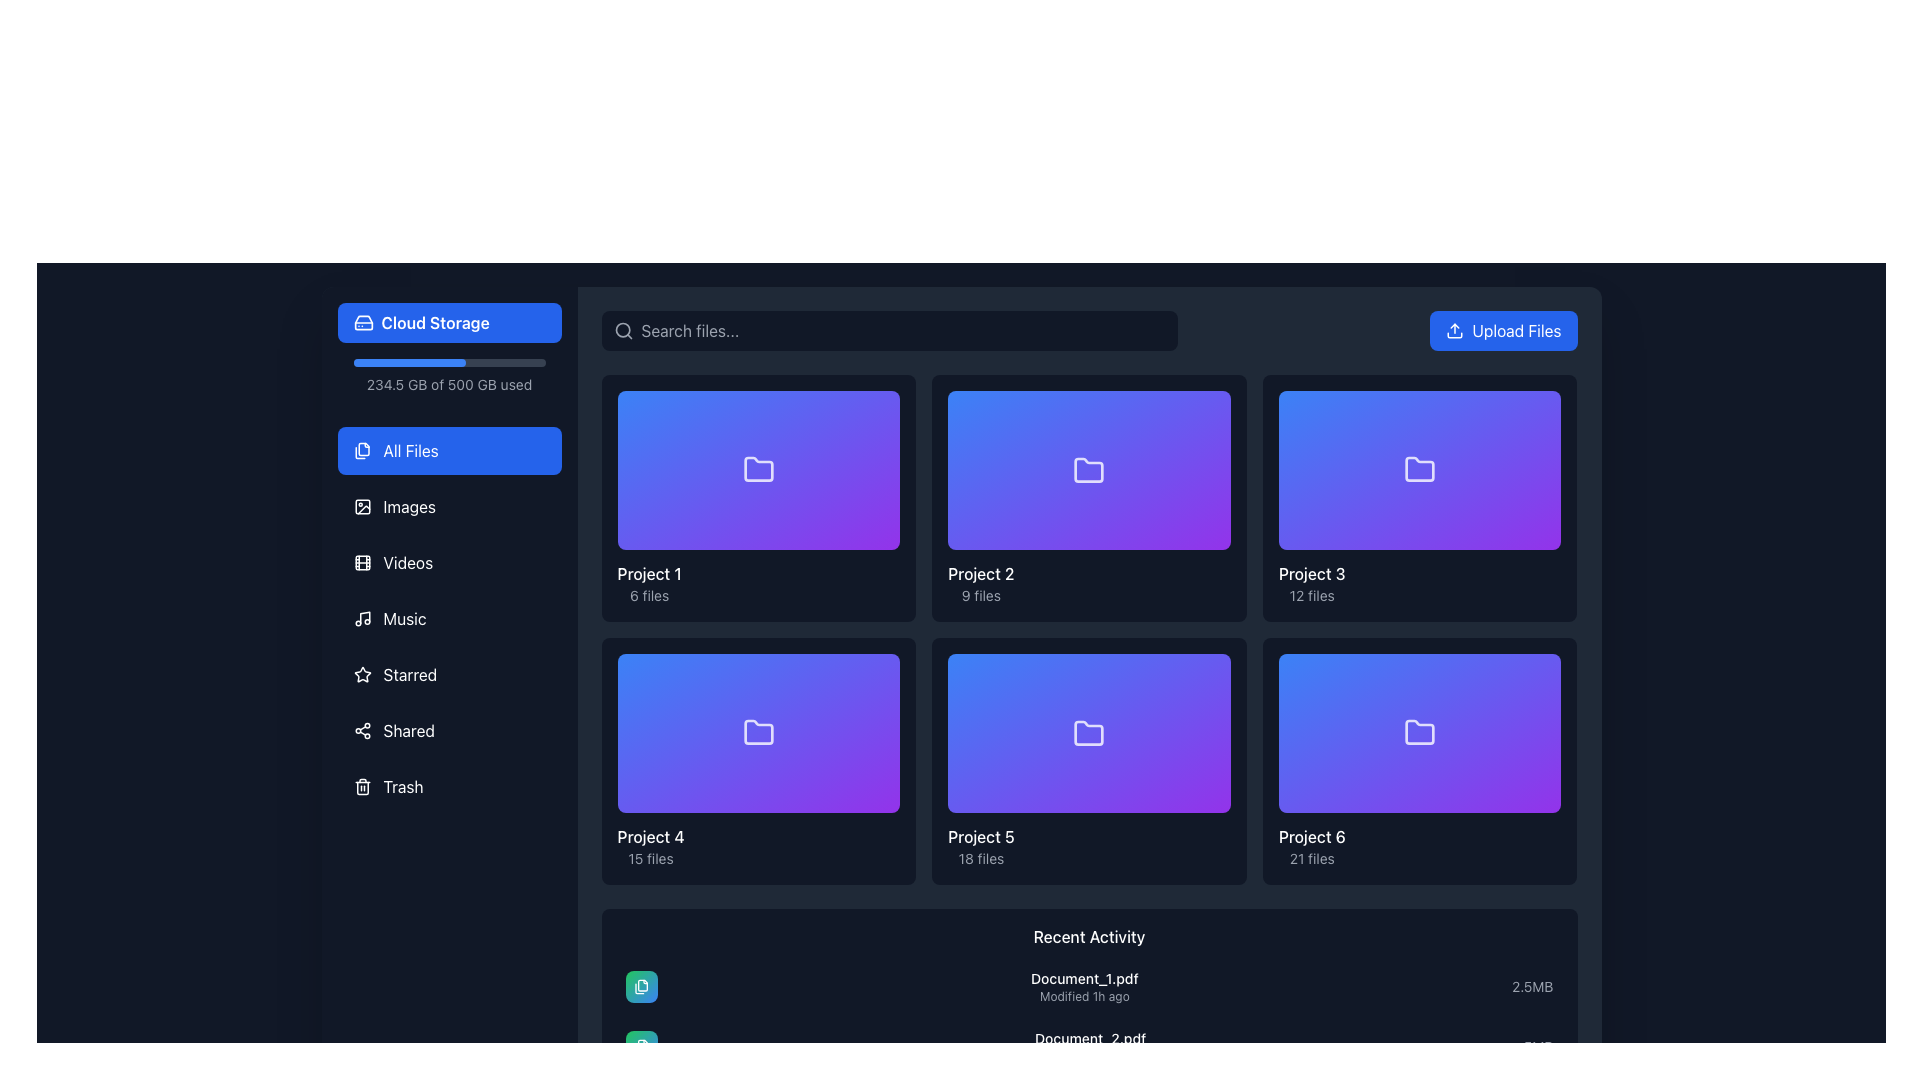 This screenshot has height=1080, width=1920. What do you see at coordinates (1083, 978) in the screenshot?
I see `the text label for 'Document_1.pdf'` at bounding box center [1083, 978].